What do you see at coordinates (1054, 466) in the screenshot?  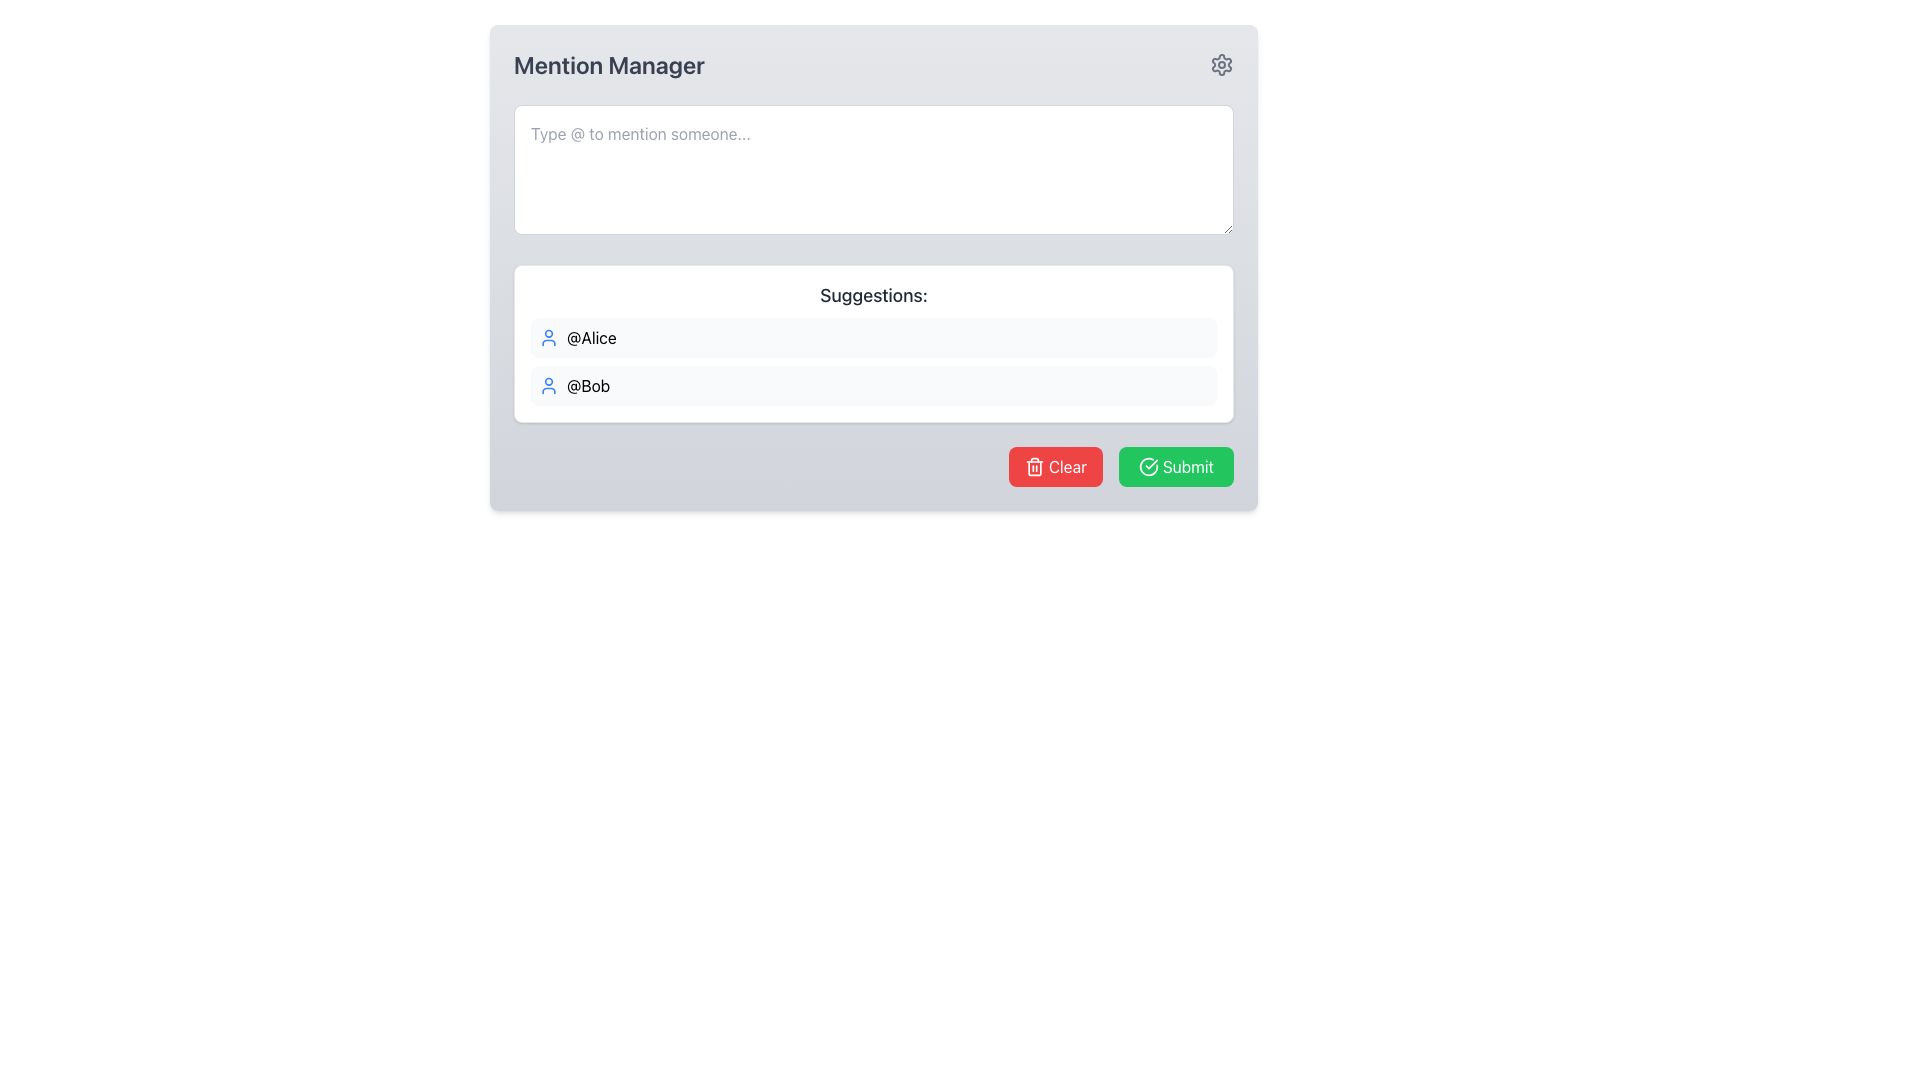 I see `the 'Clear' button, which is the first button in the horizontal grouping at the bottom-right corner of the interface` at bounding box center [1054, 466].